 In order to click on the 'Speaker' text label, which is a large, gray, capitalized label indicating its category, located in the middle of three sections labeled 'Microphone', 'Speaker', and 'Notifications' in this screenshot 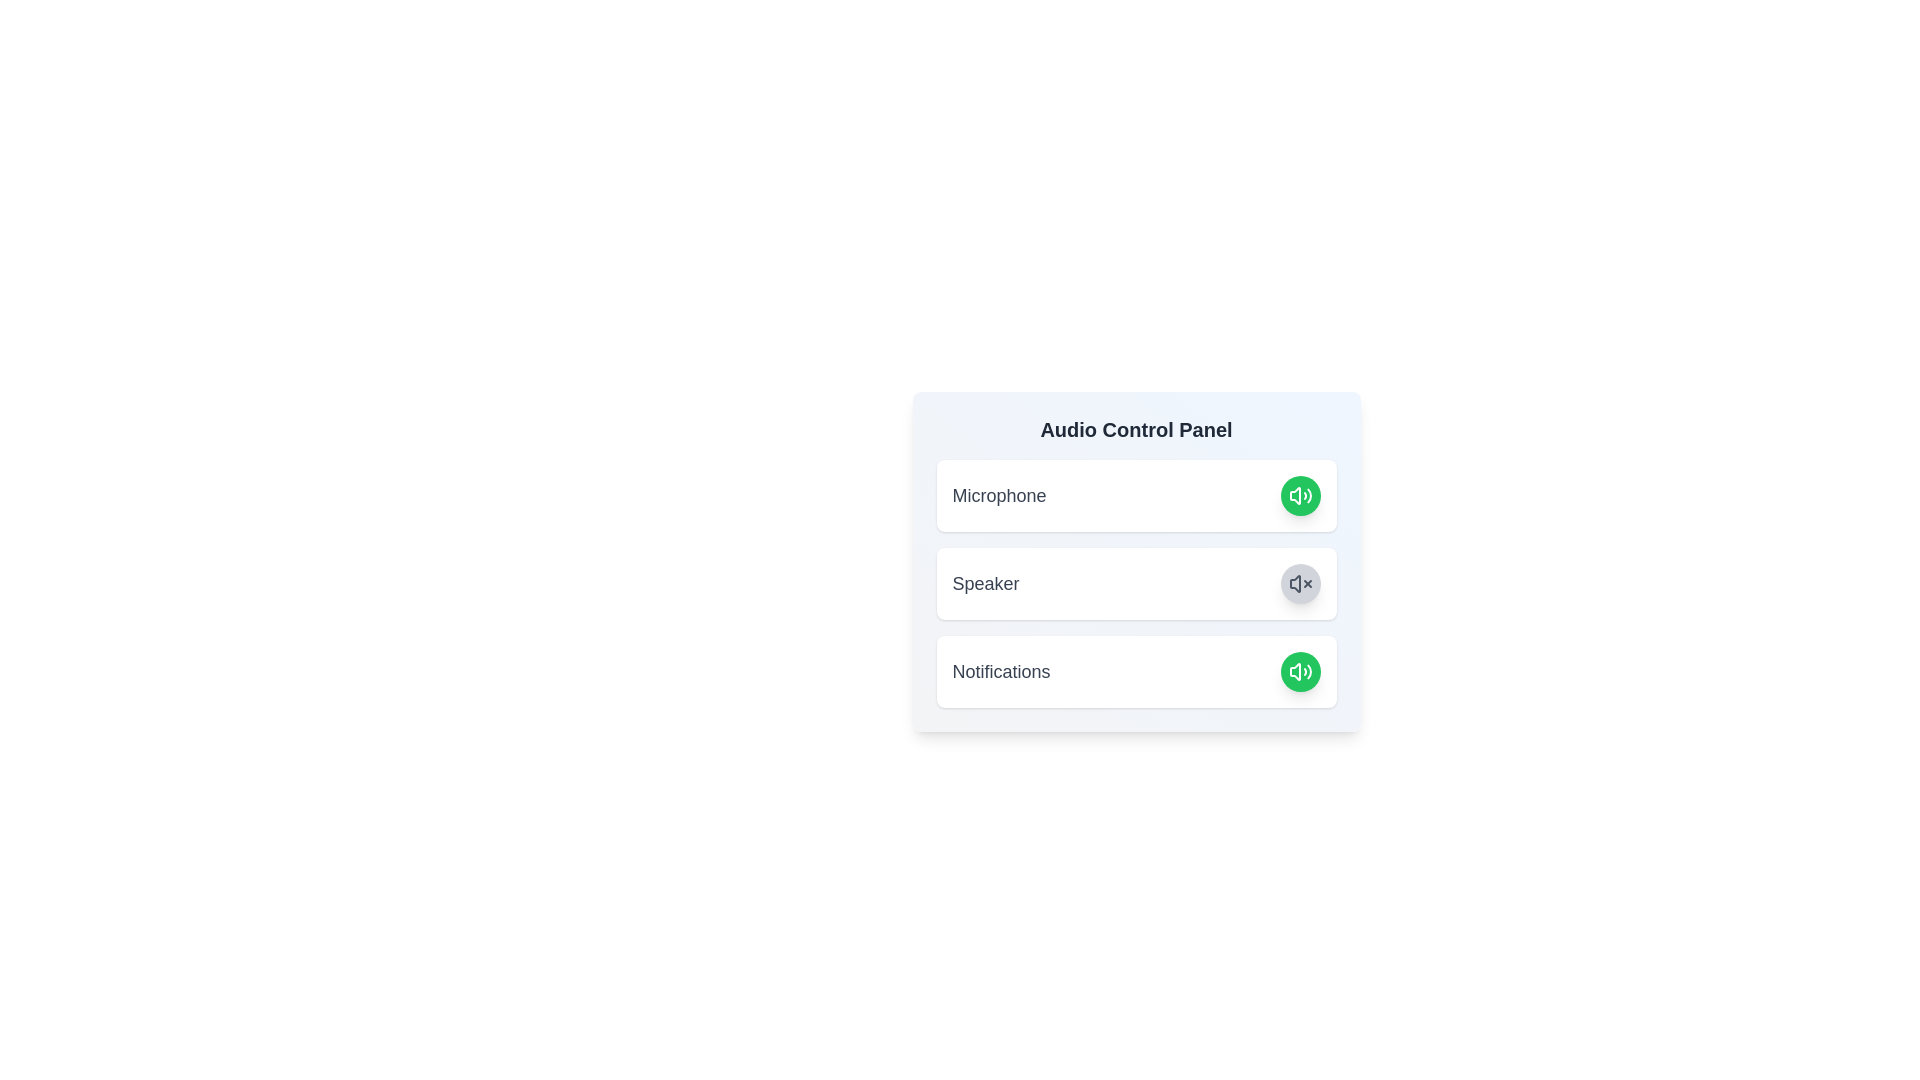, I will do `click(986, 583)`.